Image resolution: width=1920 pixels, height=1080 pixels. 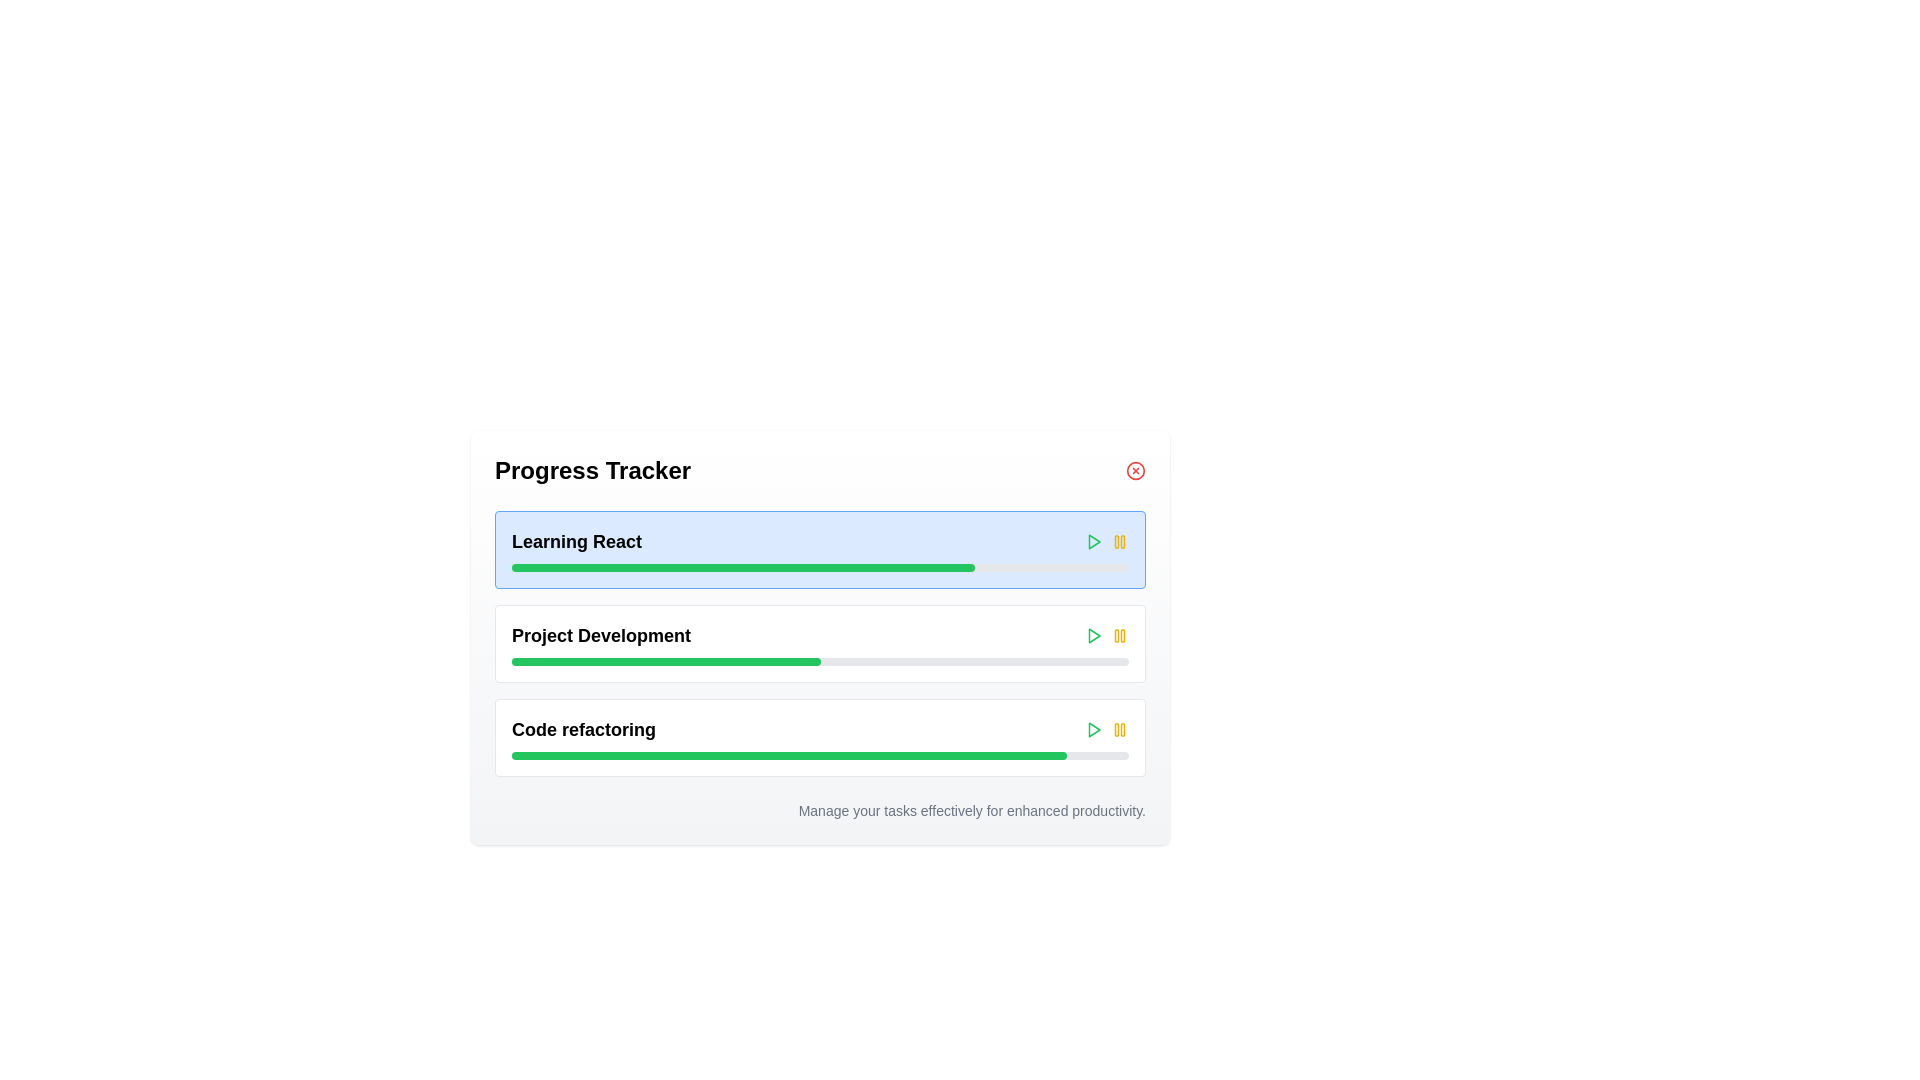 I want to click on the middle progress bar in the 'Project Development' section, which features a gray background and a green foreground to indicate progress, so click(x=820, y=662).